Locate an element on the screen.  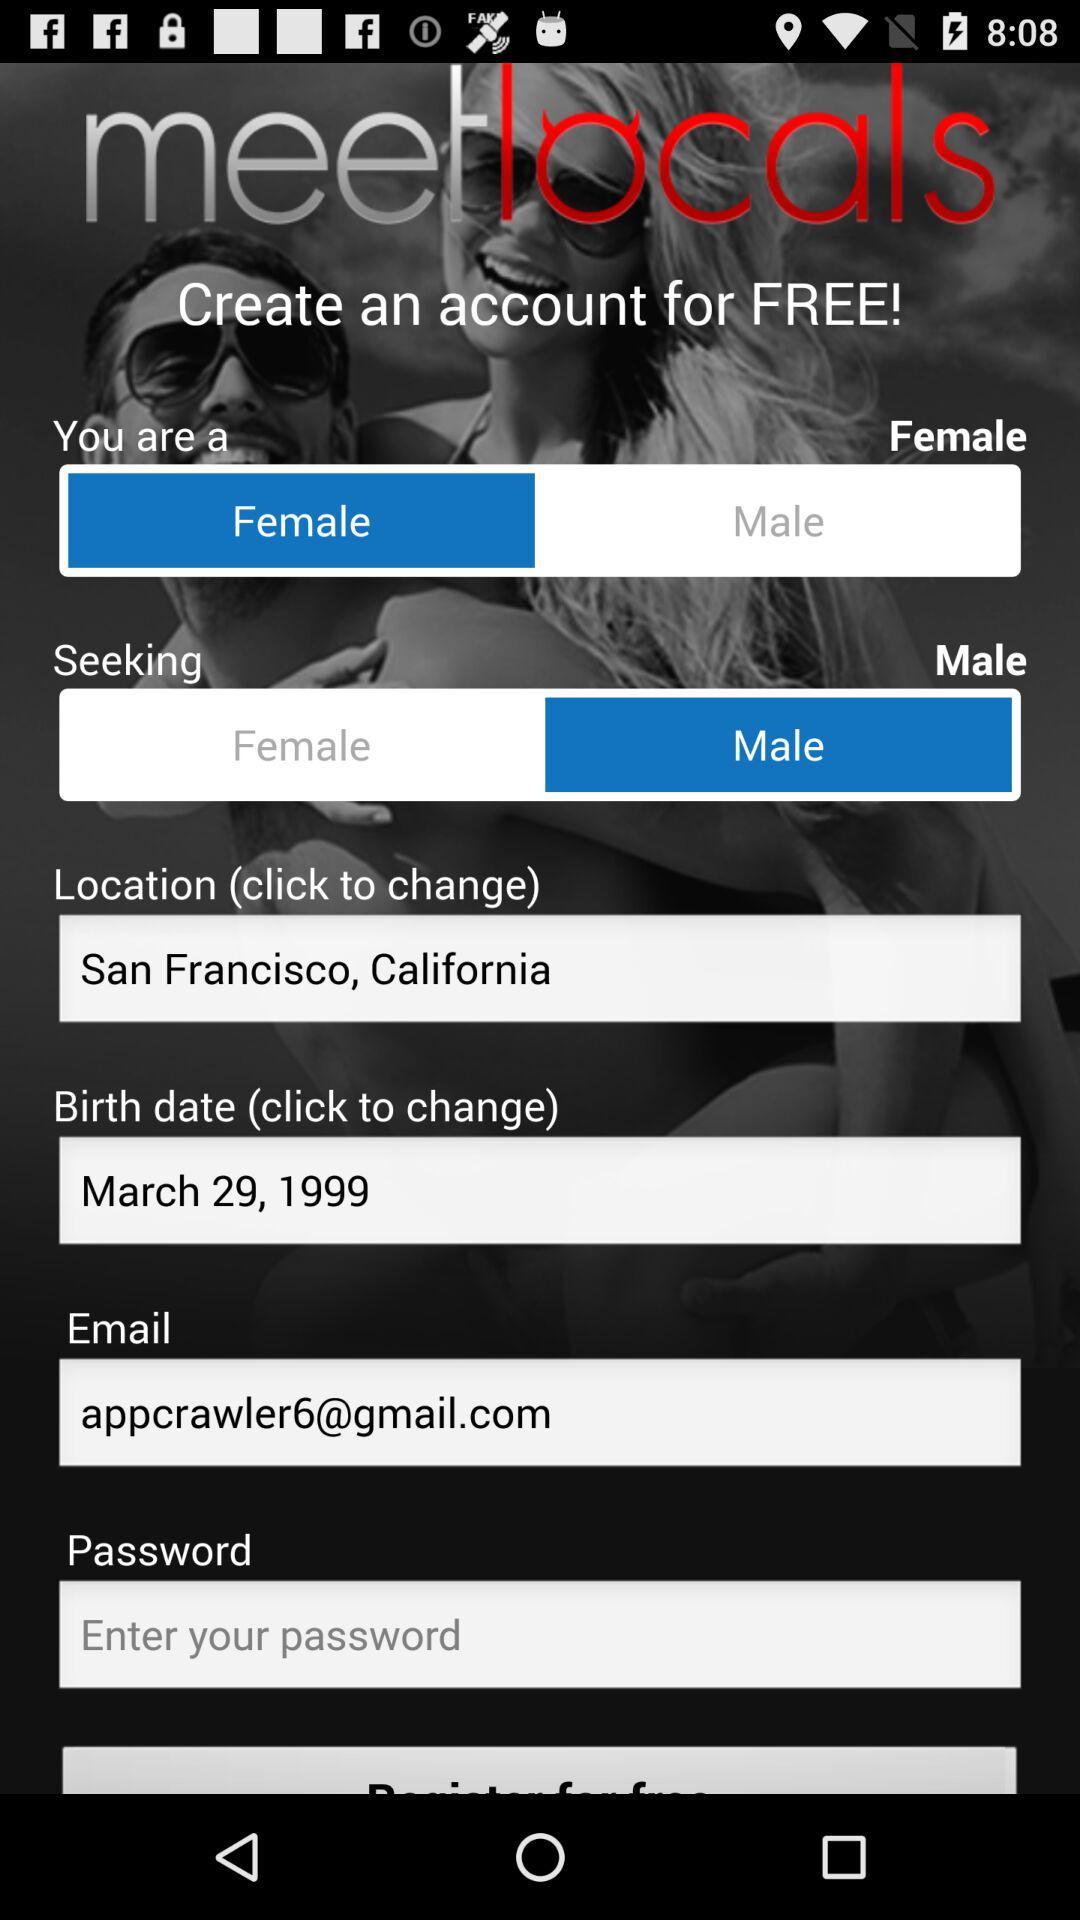
a password is located at coordinates (540, 1640).